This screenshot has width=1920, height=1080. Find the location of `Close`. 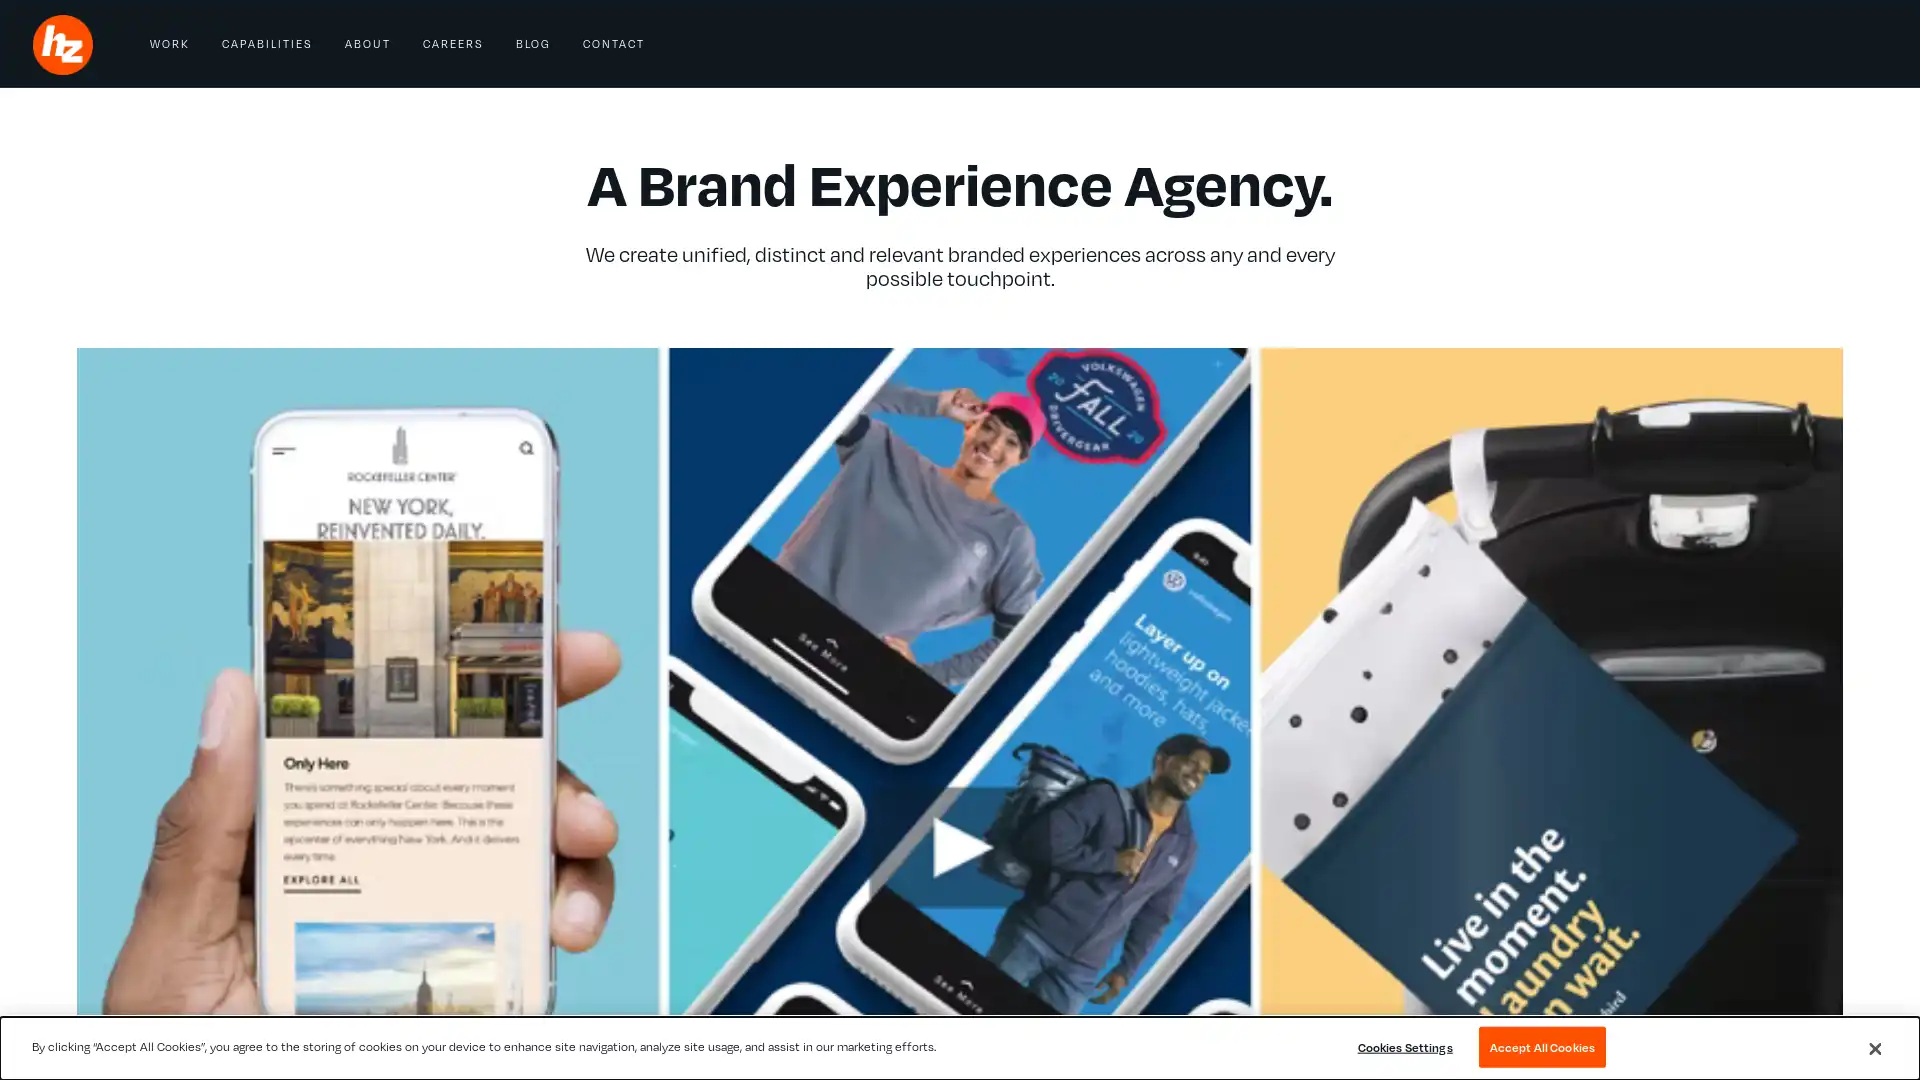

Close is located at coordinates (1873, 1047).